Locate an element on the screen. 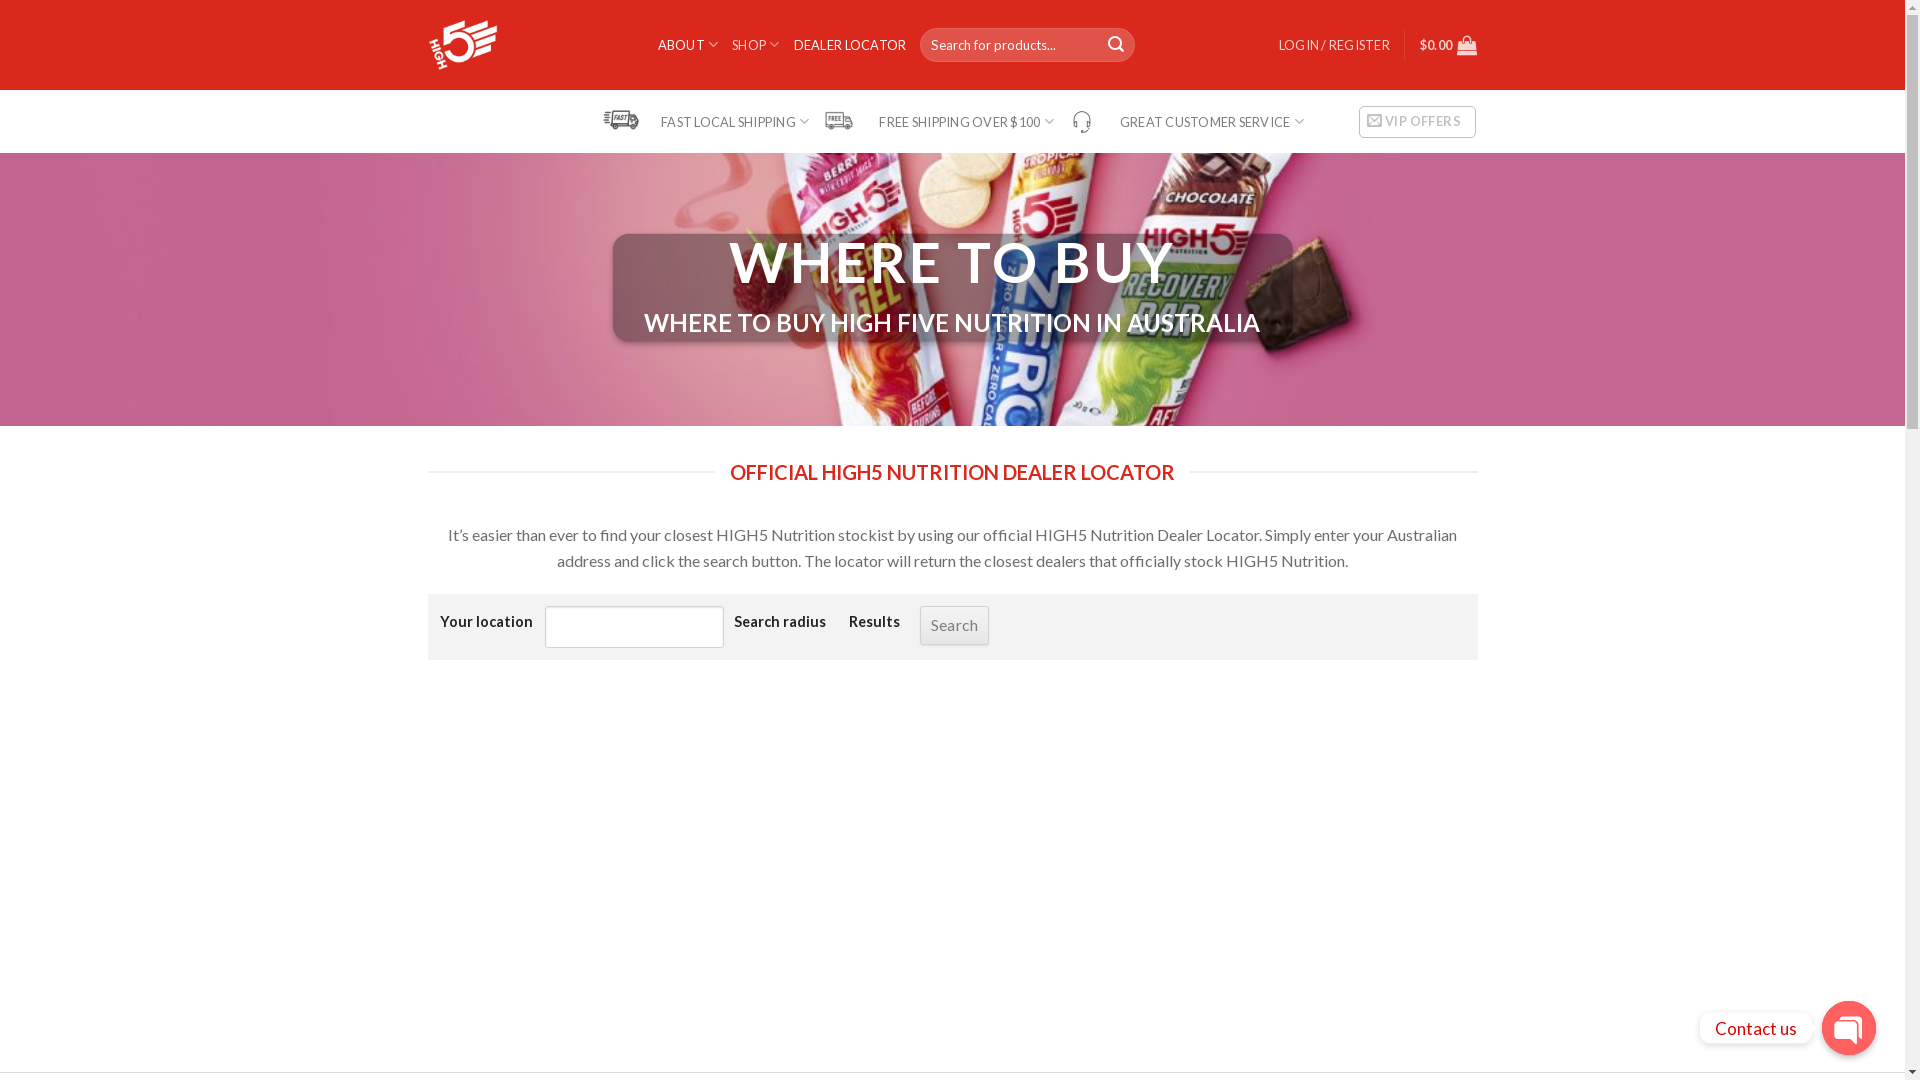 The image size is (1920, 1080). 'SHOP' is located at coordinates (730, 44).